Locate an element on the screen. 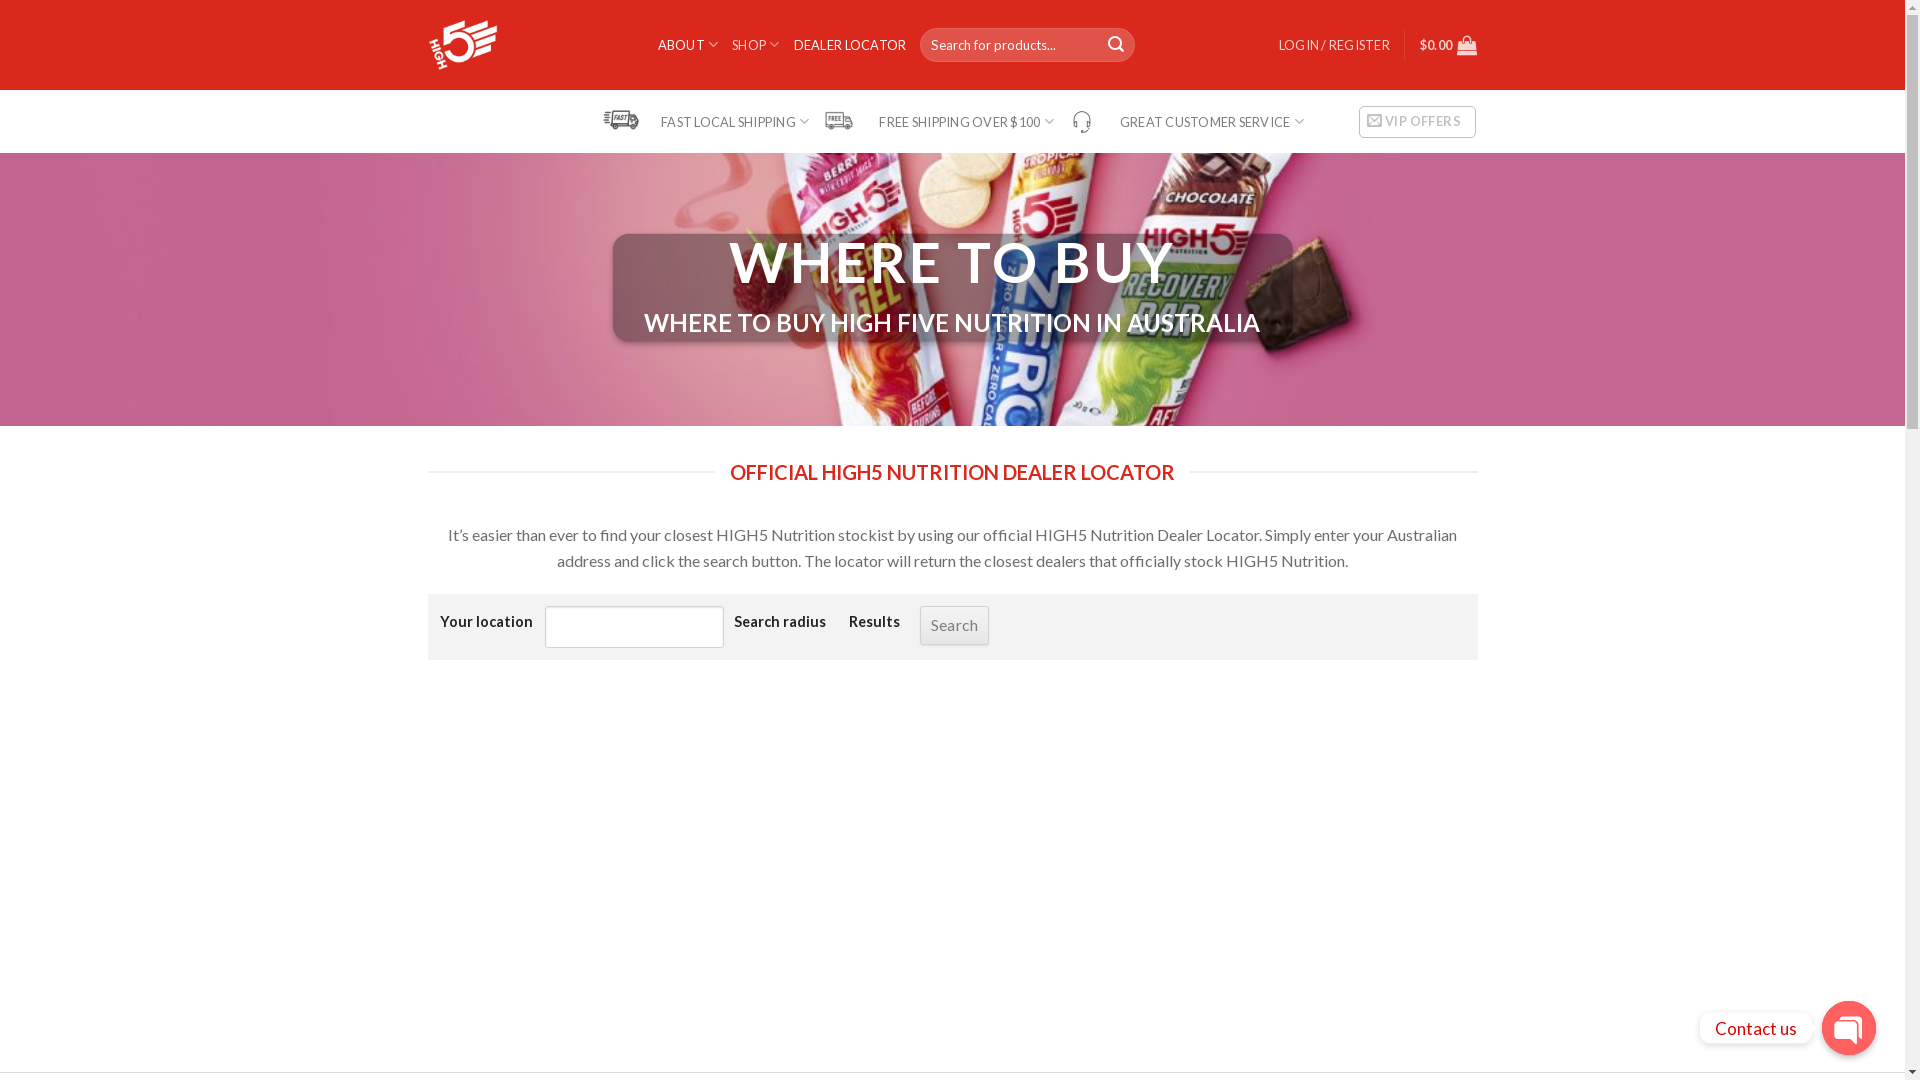 The image size is (1920, 1080). 'SHOP' is located at coordinates (730, 44).